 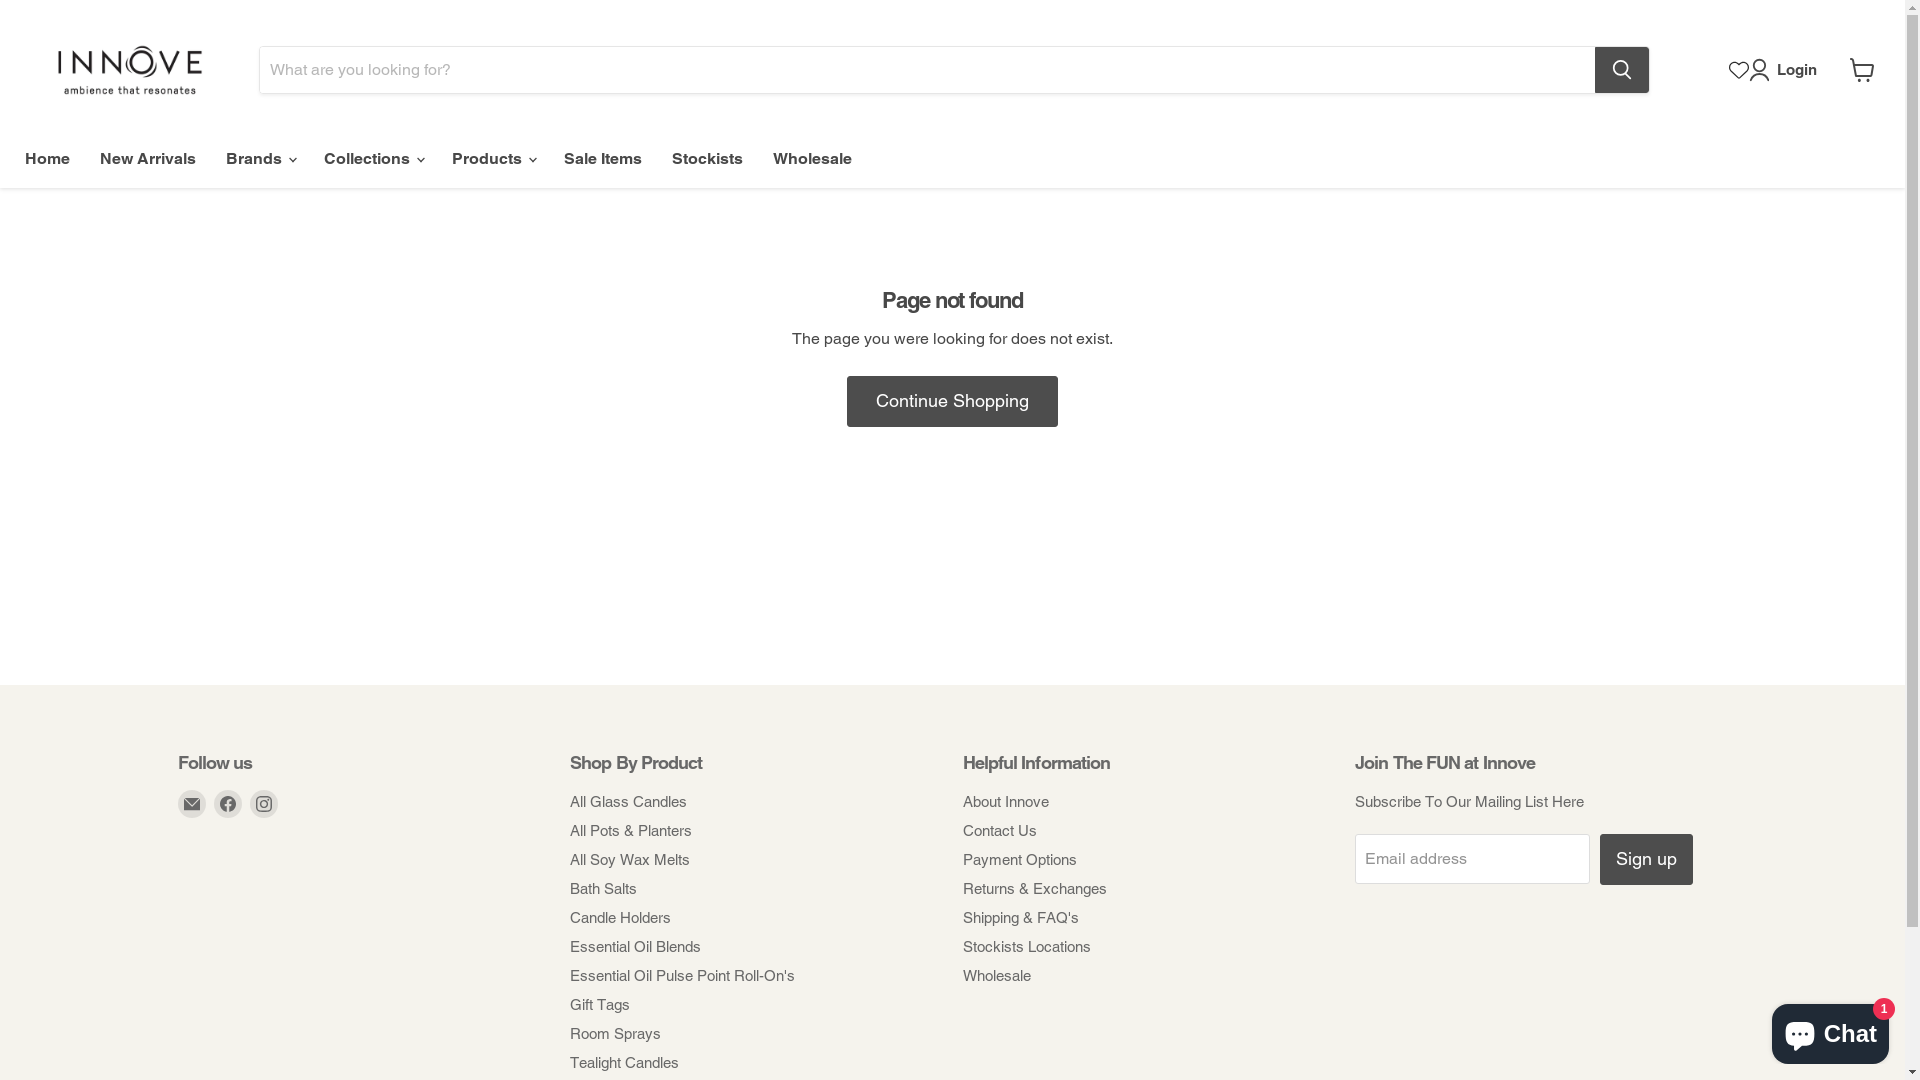 What do you see at coordinates (569, 1033) in the screenshot?
I see `'Room Sprays'` at bounding box center [569, 1033].